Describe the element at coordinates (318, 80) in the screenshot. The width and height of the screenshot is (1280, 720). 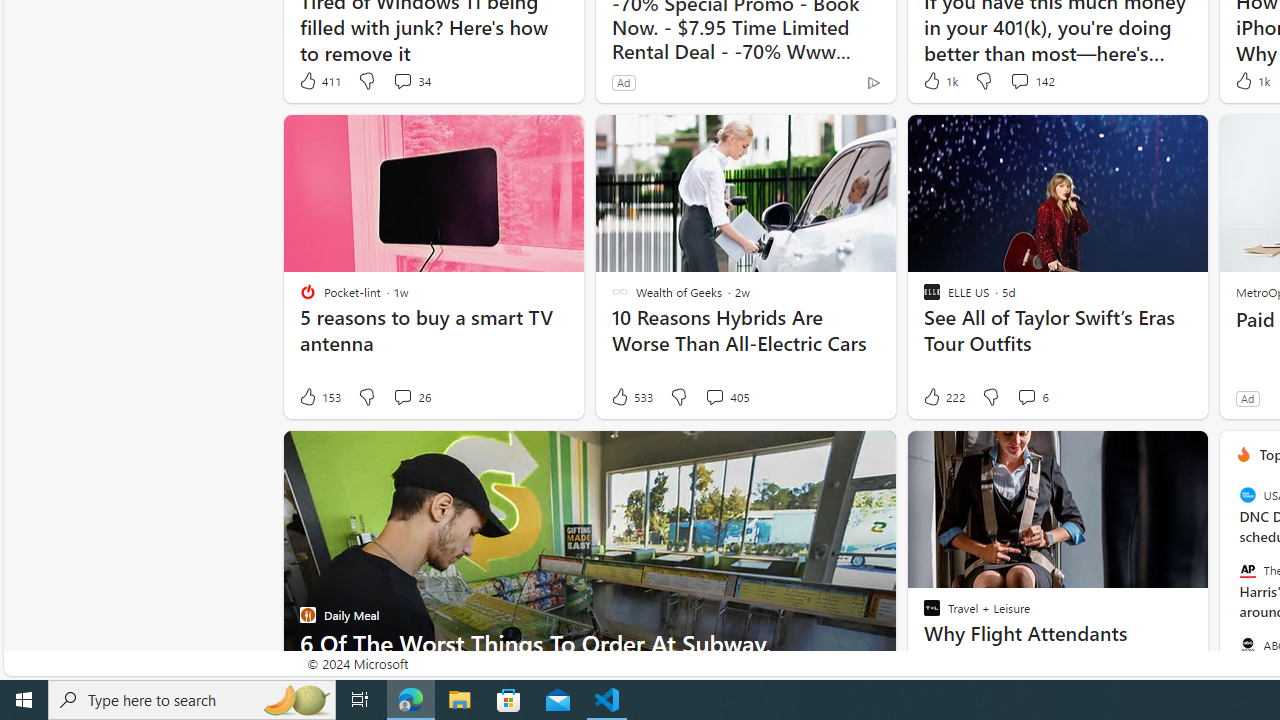
I see `'411 Like'` at that location.